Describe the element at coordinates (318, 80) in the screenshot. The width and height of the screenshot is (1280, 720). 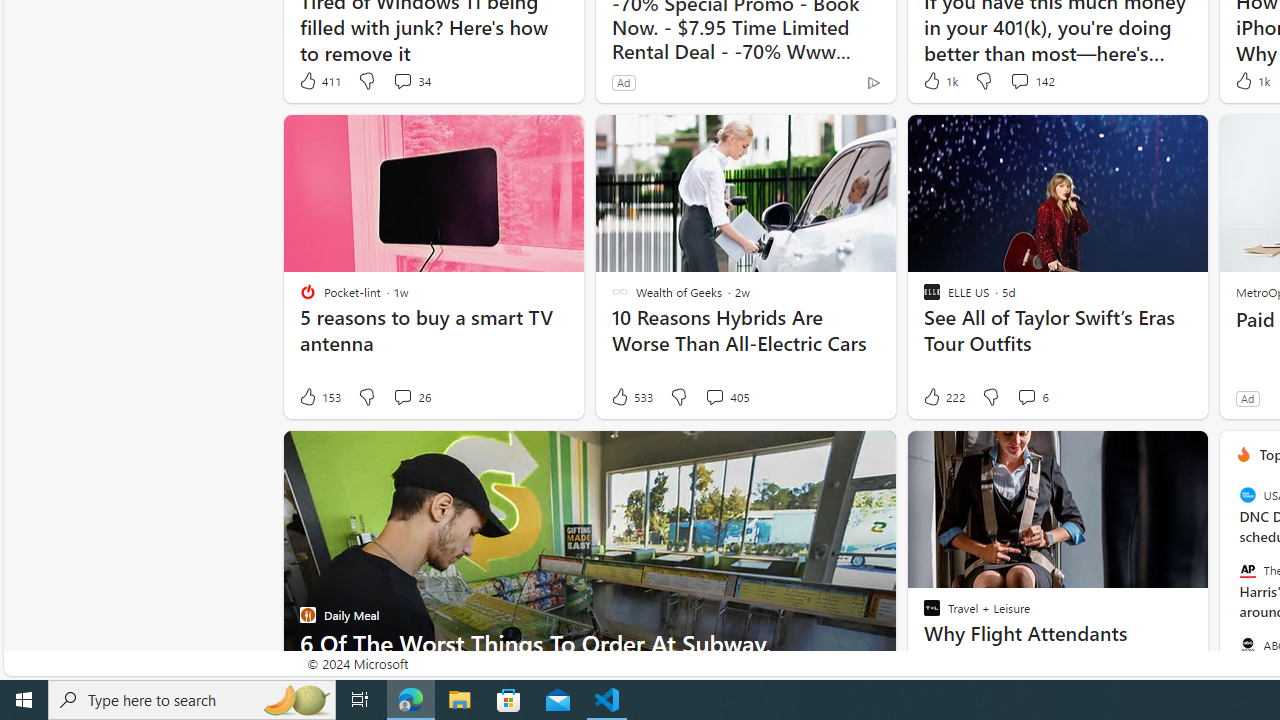
I see `'411 Like'` at that location.